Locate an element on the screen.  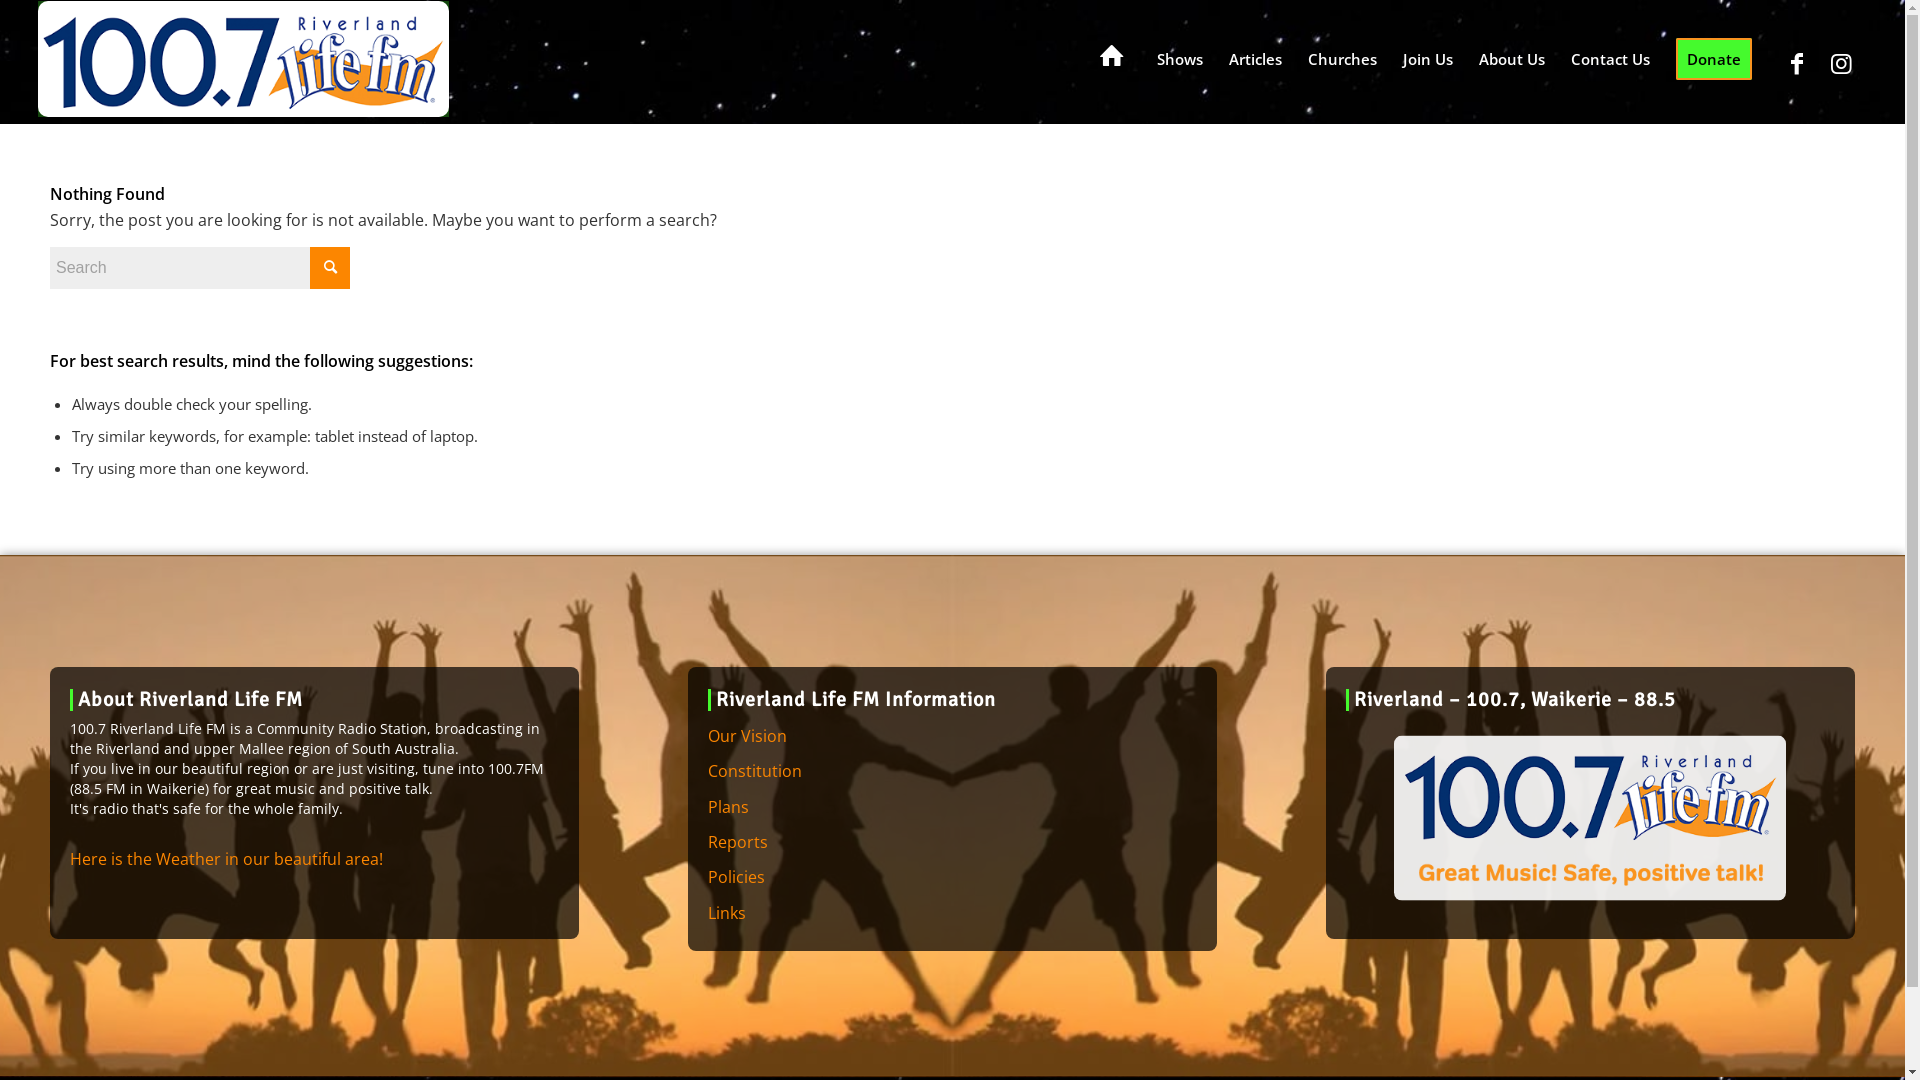
'Join Us' is located at coordinates (1389, 57).